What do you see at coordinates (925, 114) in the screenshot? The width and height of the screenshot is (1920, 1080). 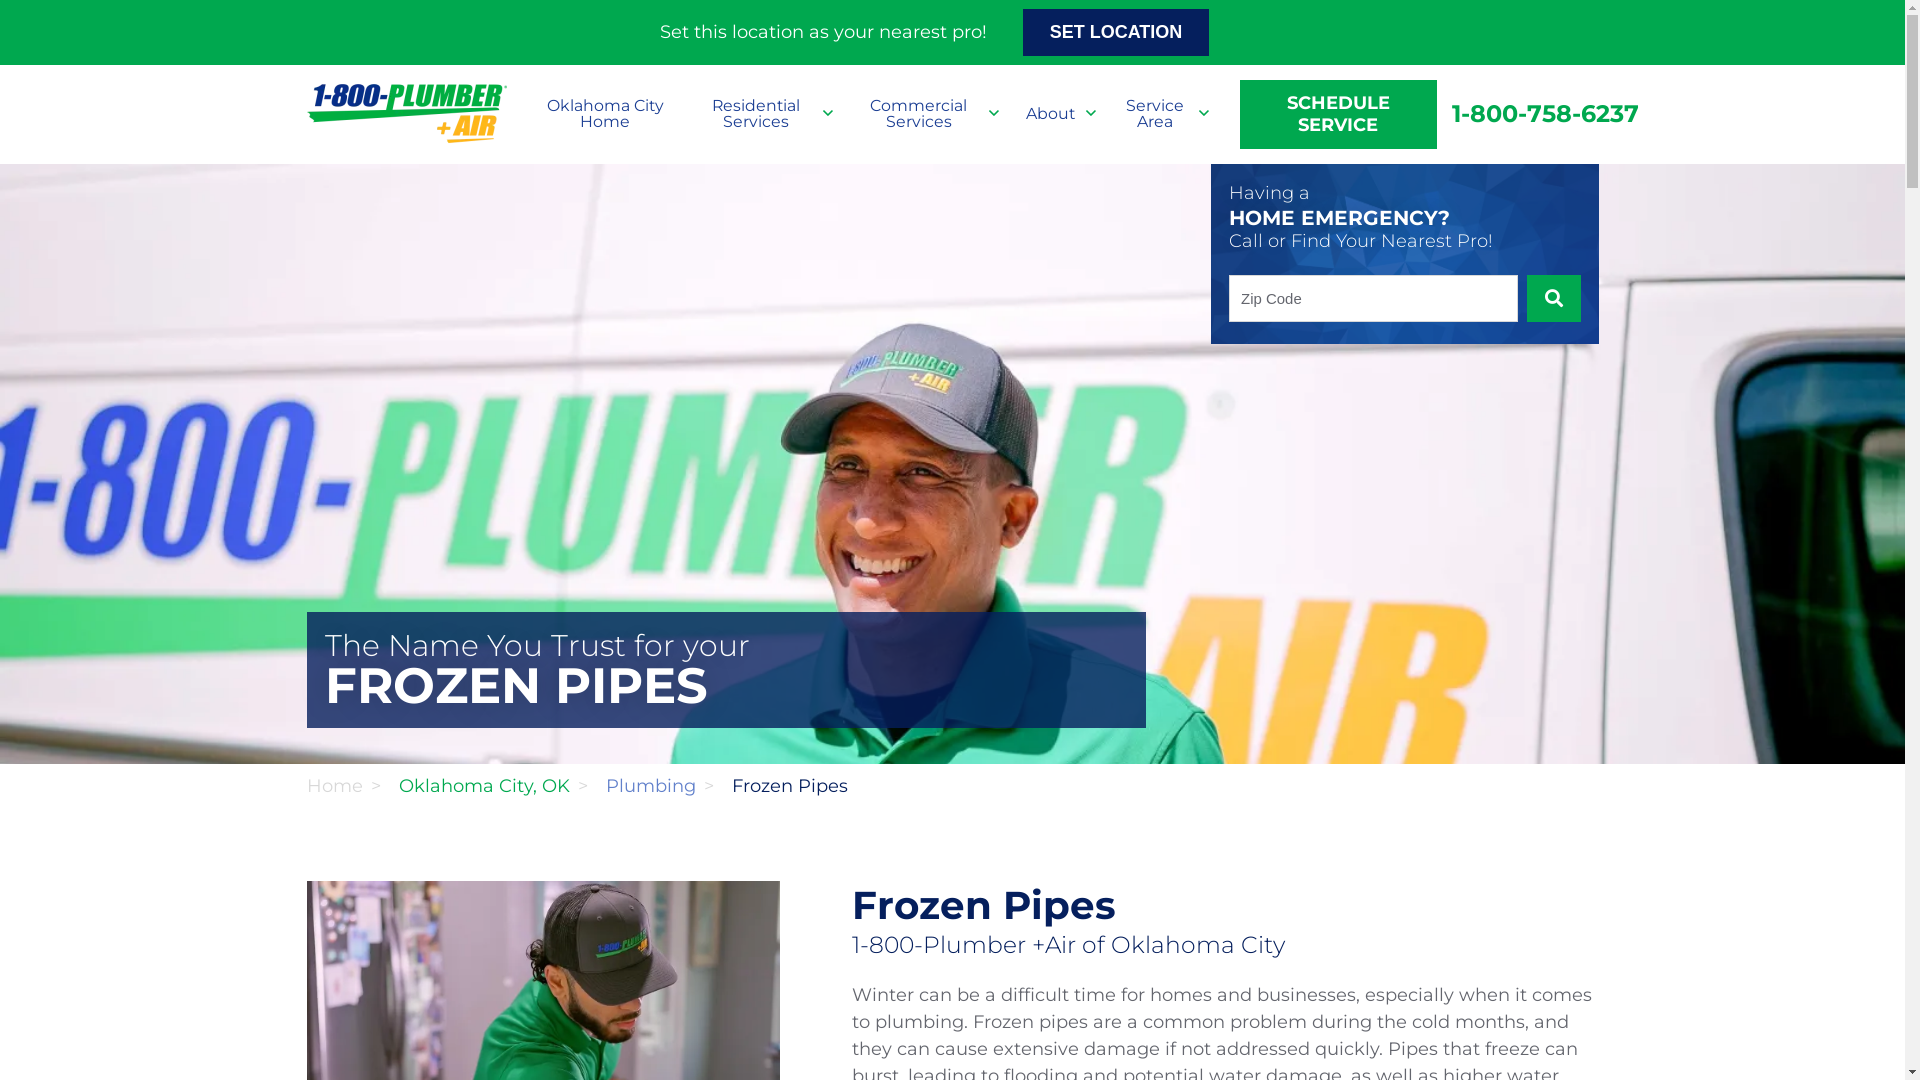 I see `'Commercial Services'` at bounding box center [925, 114].